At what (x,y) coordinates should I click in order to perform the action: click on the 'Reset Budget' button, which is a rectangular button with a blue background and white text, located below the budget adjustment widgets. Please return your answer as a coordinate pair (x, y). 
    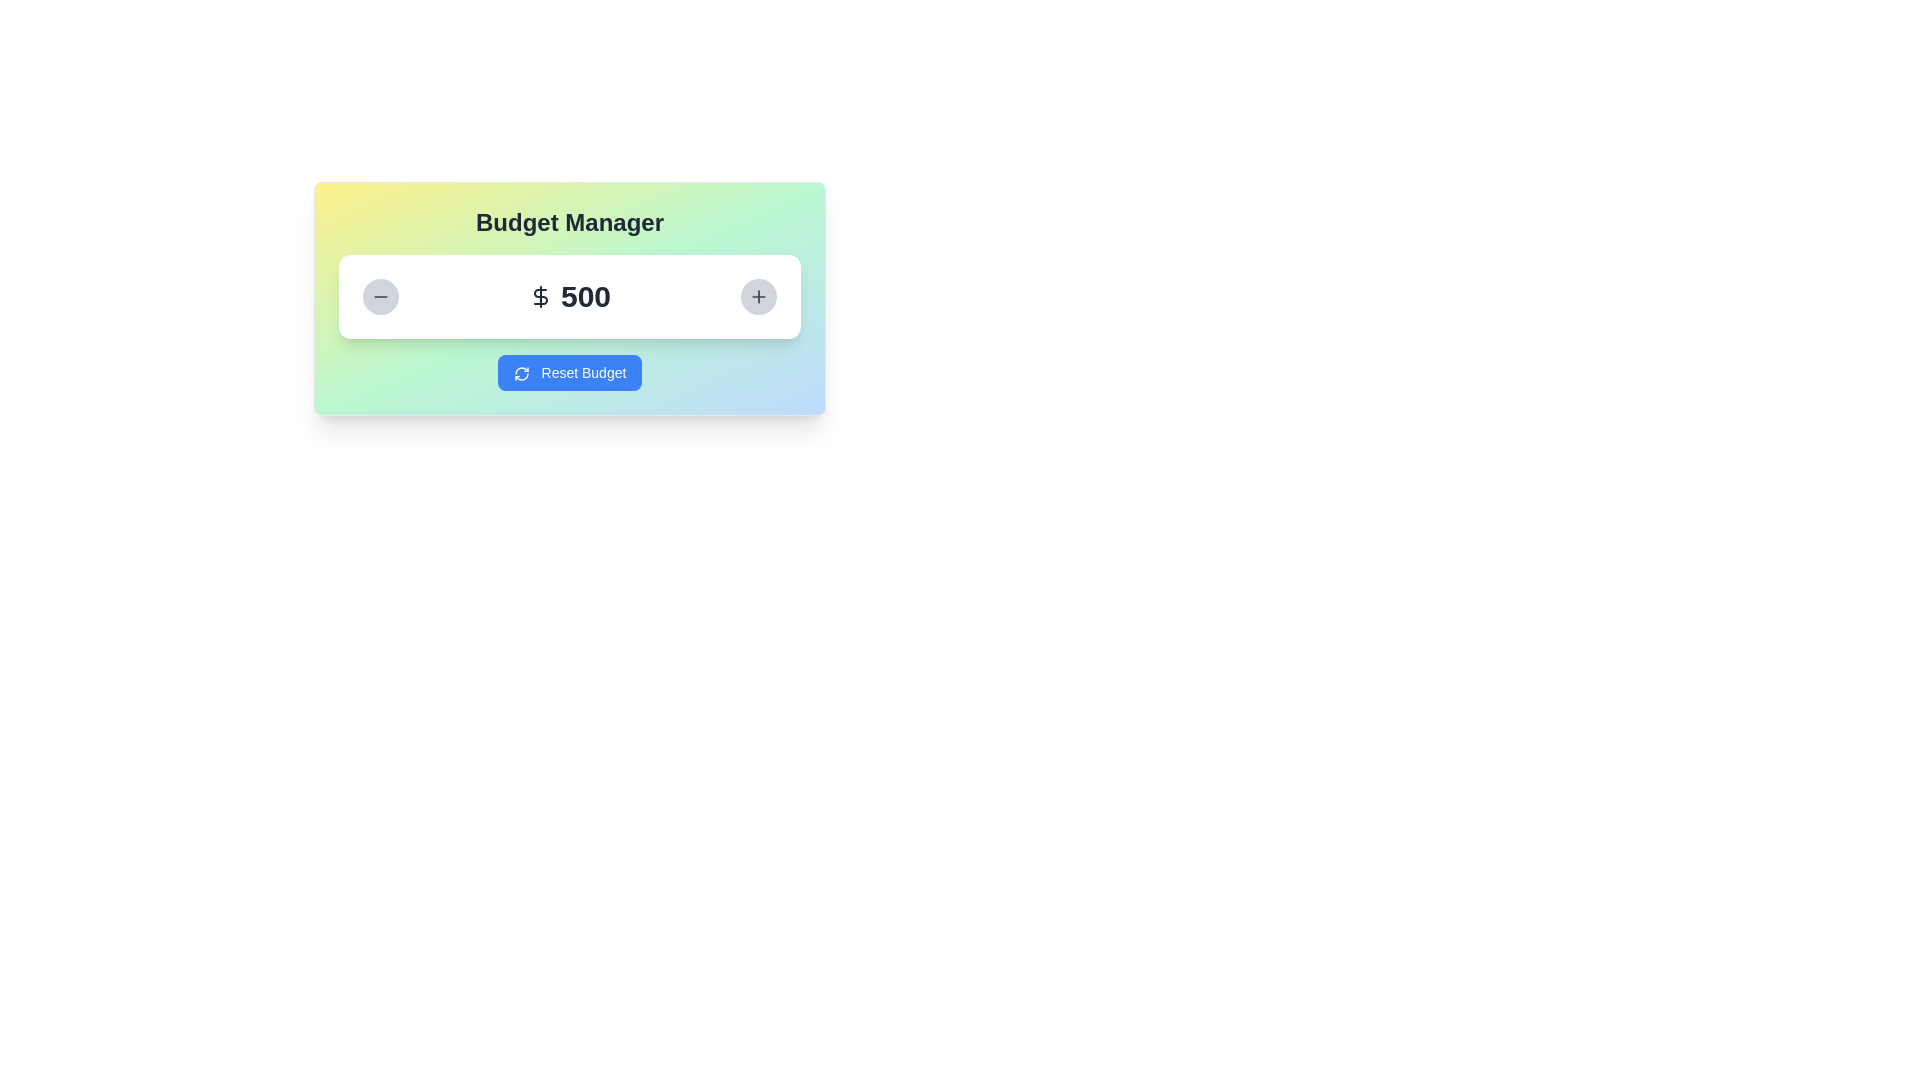
    Looking at the image, I should click on (569, 373).